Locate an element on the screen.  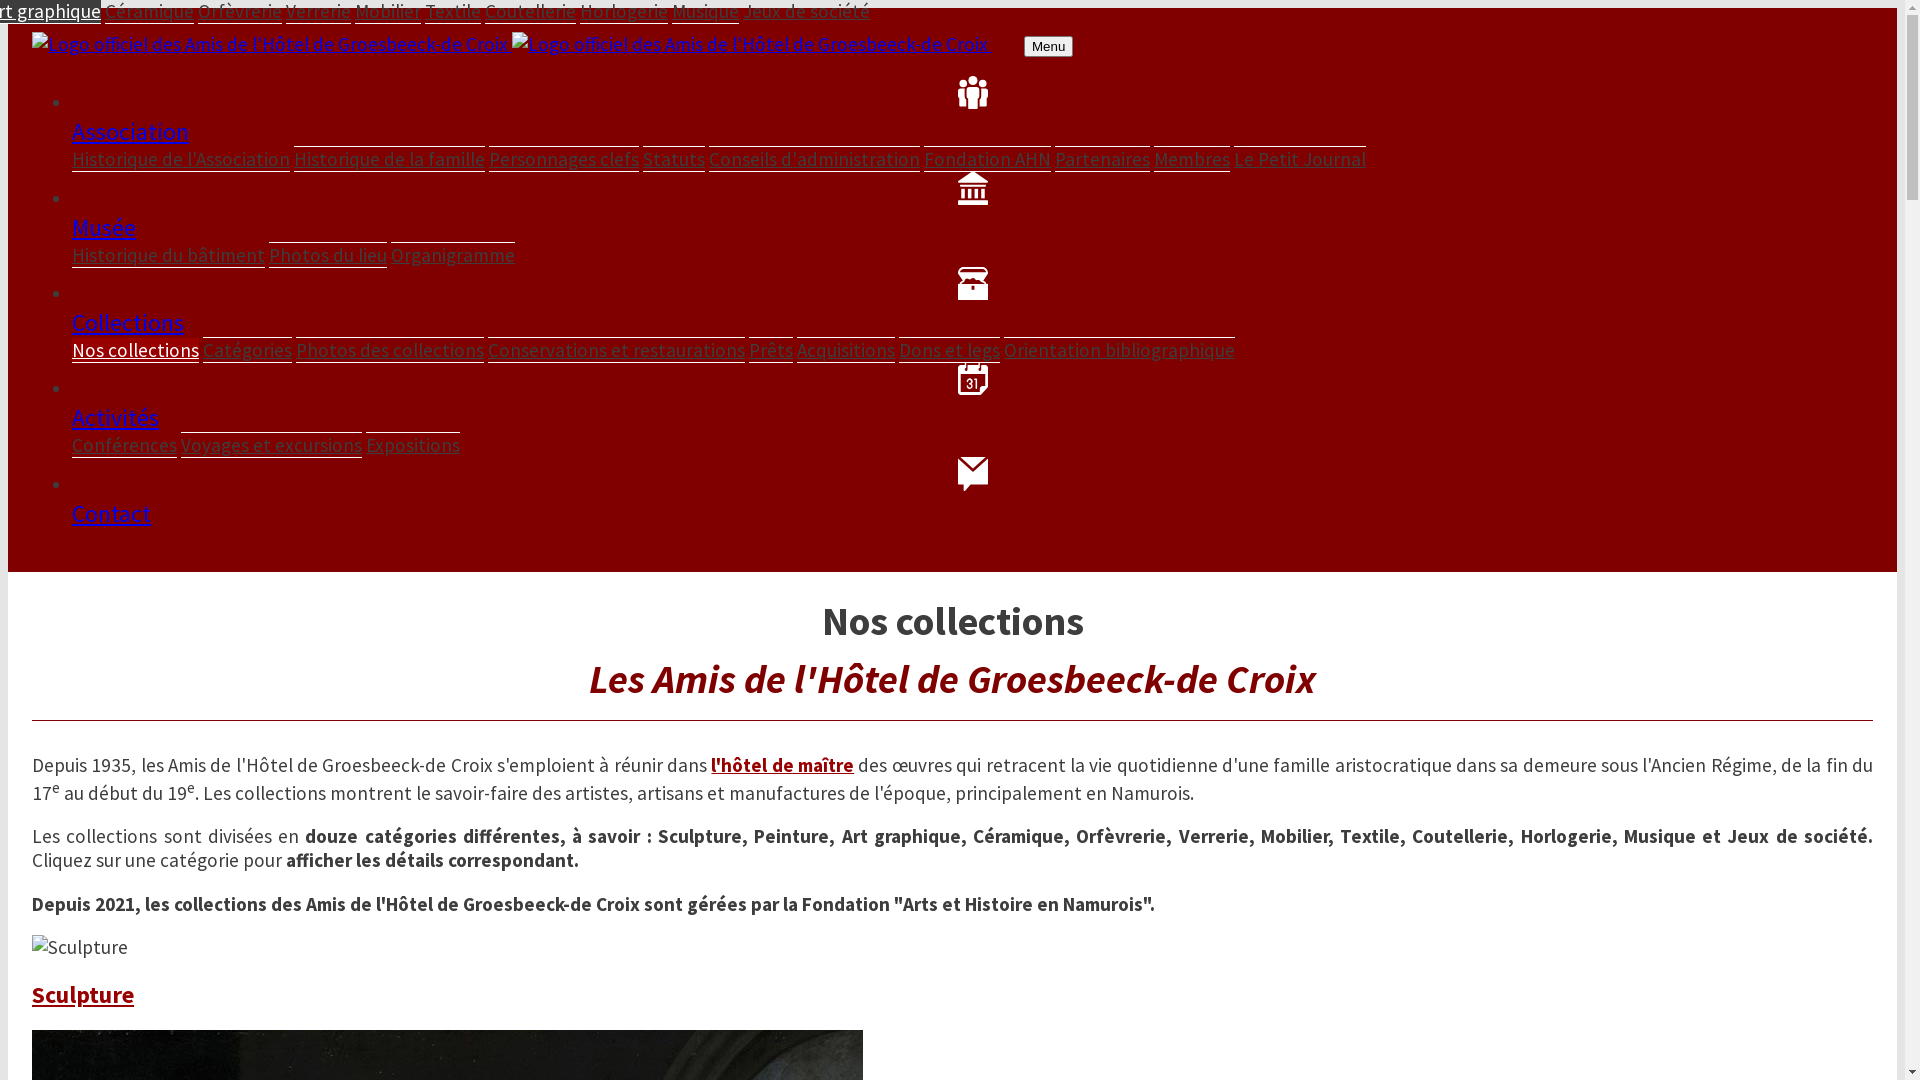
'Conservations et restaurations' is located at coordinates (488, 349).